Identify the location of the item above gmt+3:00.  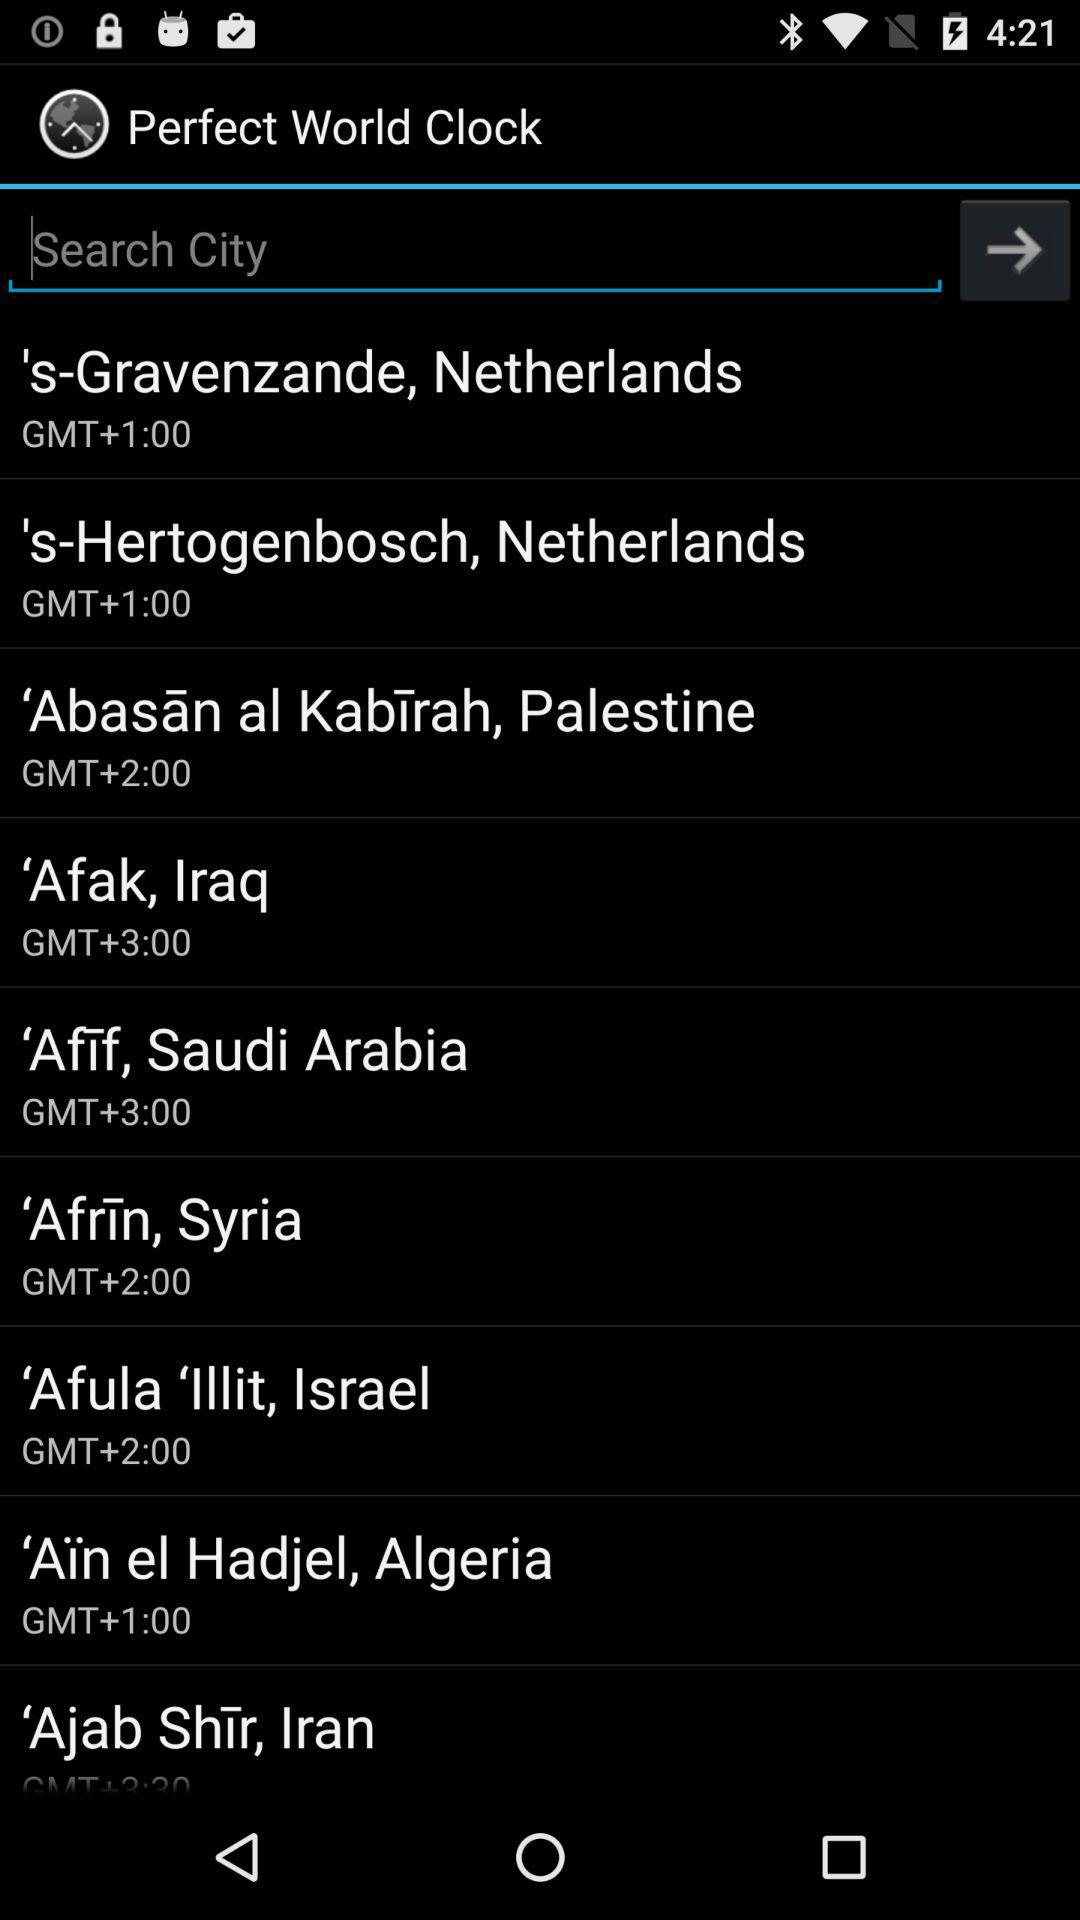
(540, 877).